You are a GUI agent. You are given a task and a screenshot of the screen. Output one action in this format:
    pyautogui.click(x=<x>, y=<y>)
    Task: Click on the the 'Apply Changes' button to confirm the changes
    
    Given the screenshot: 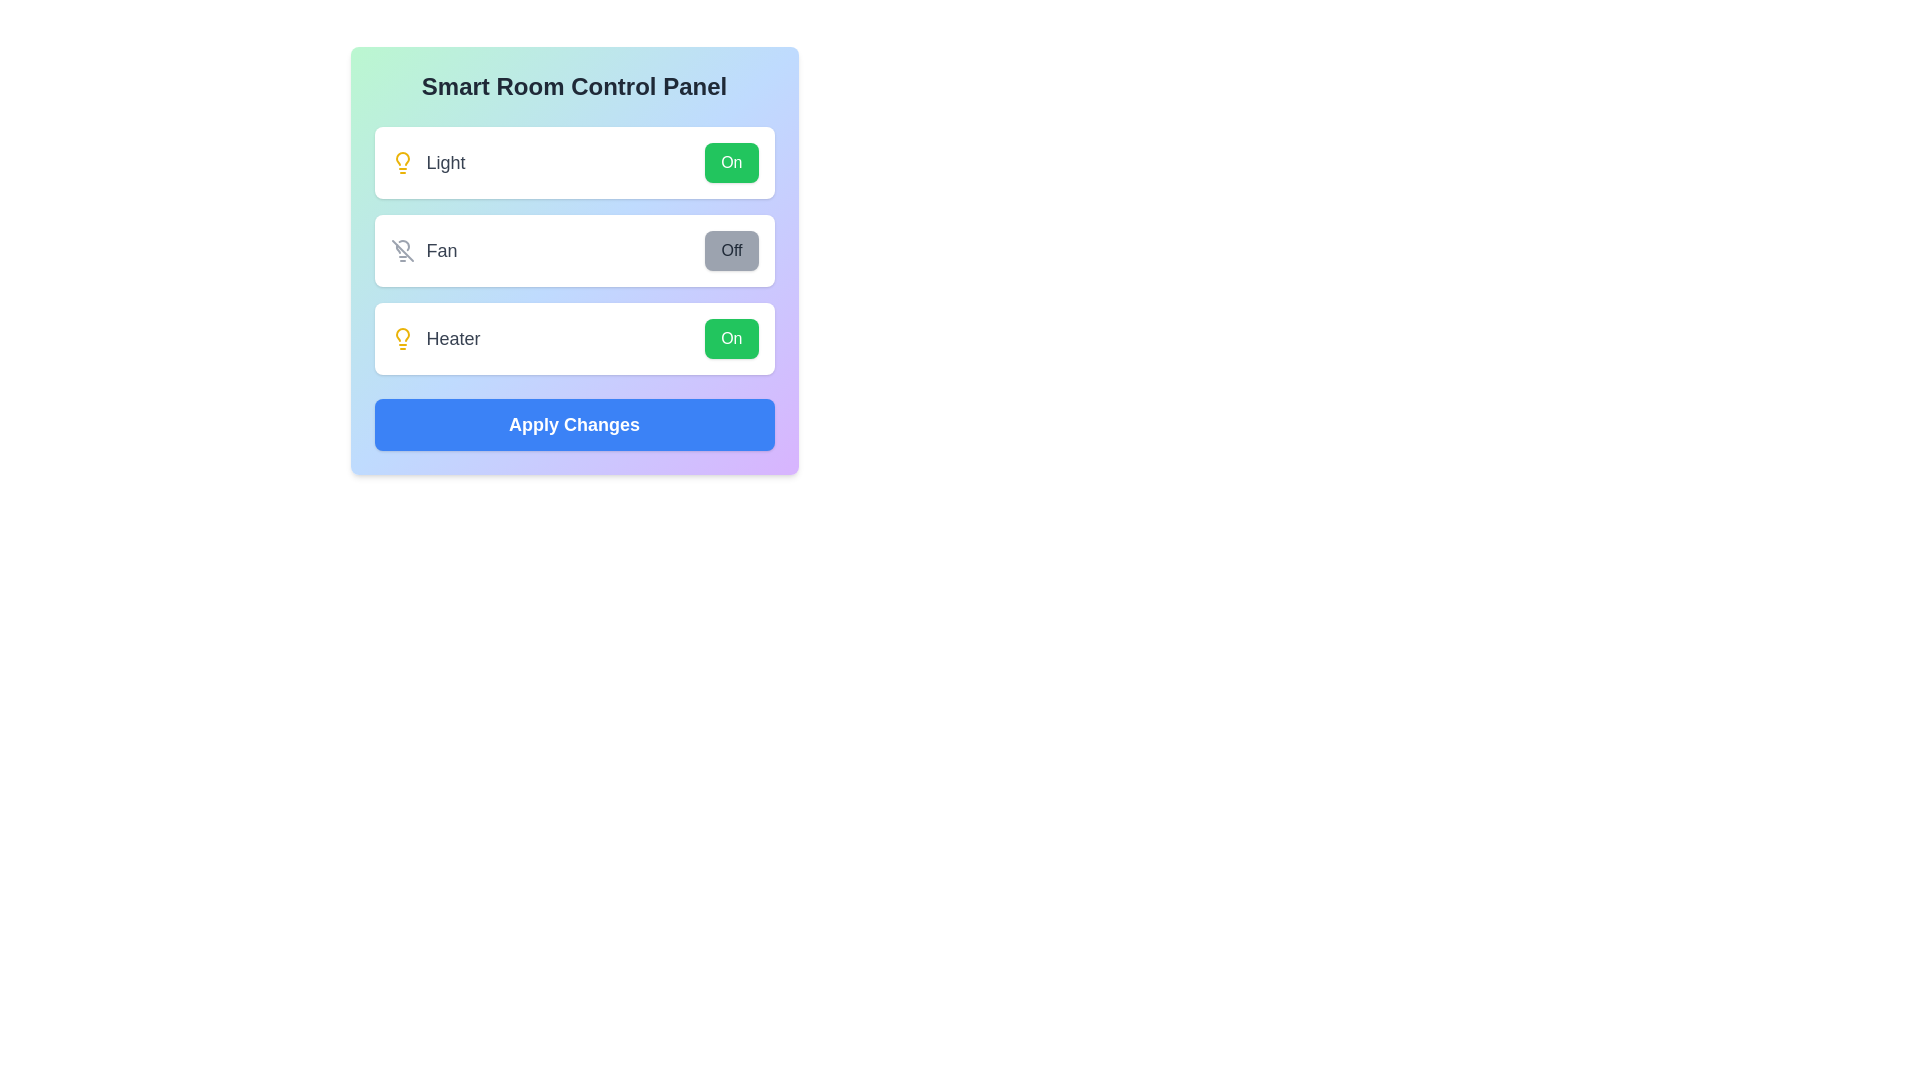 What is the action you would take?
    pyautogui.click(x=573, y=423)
    